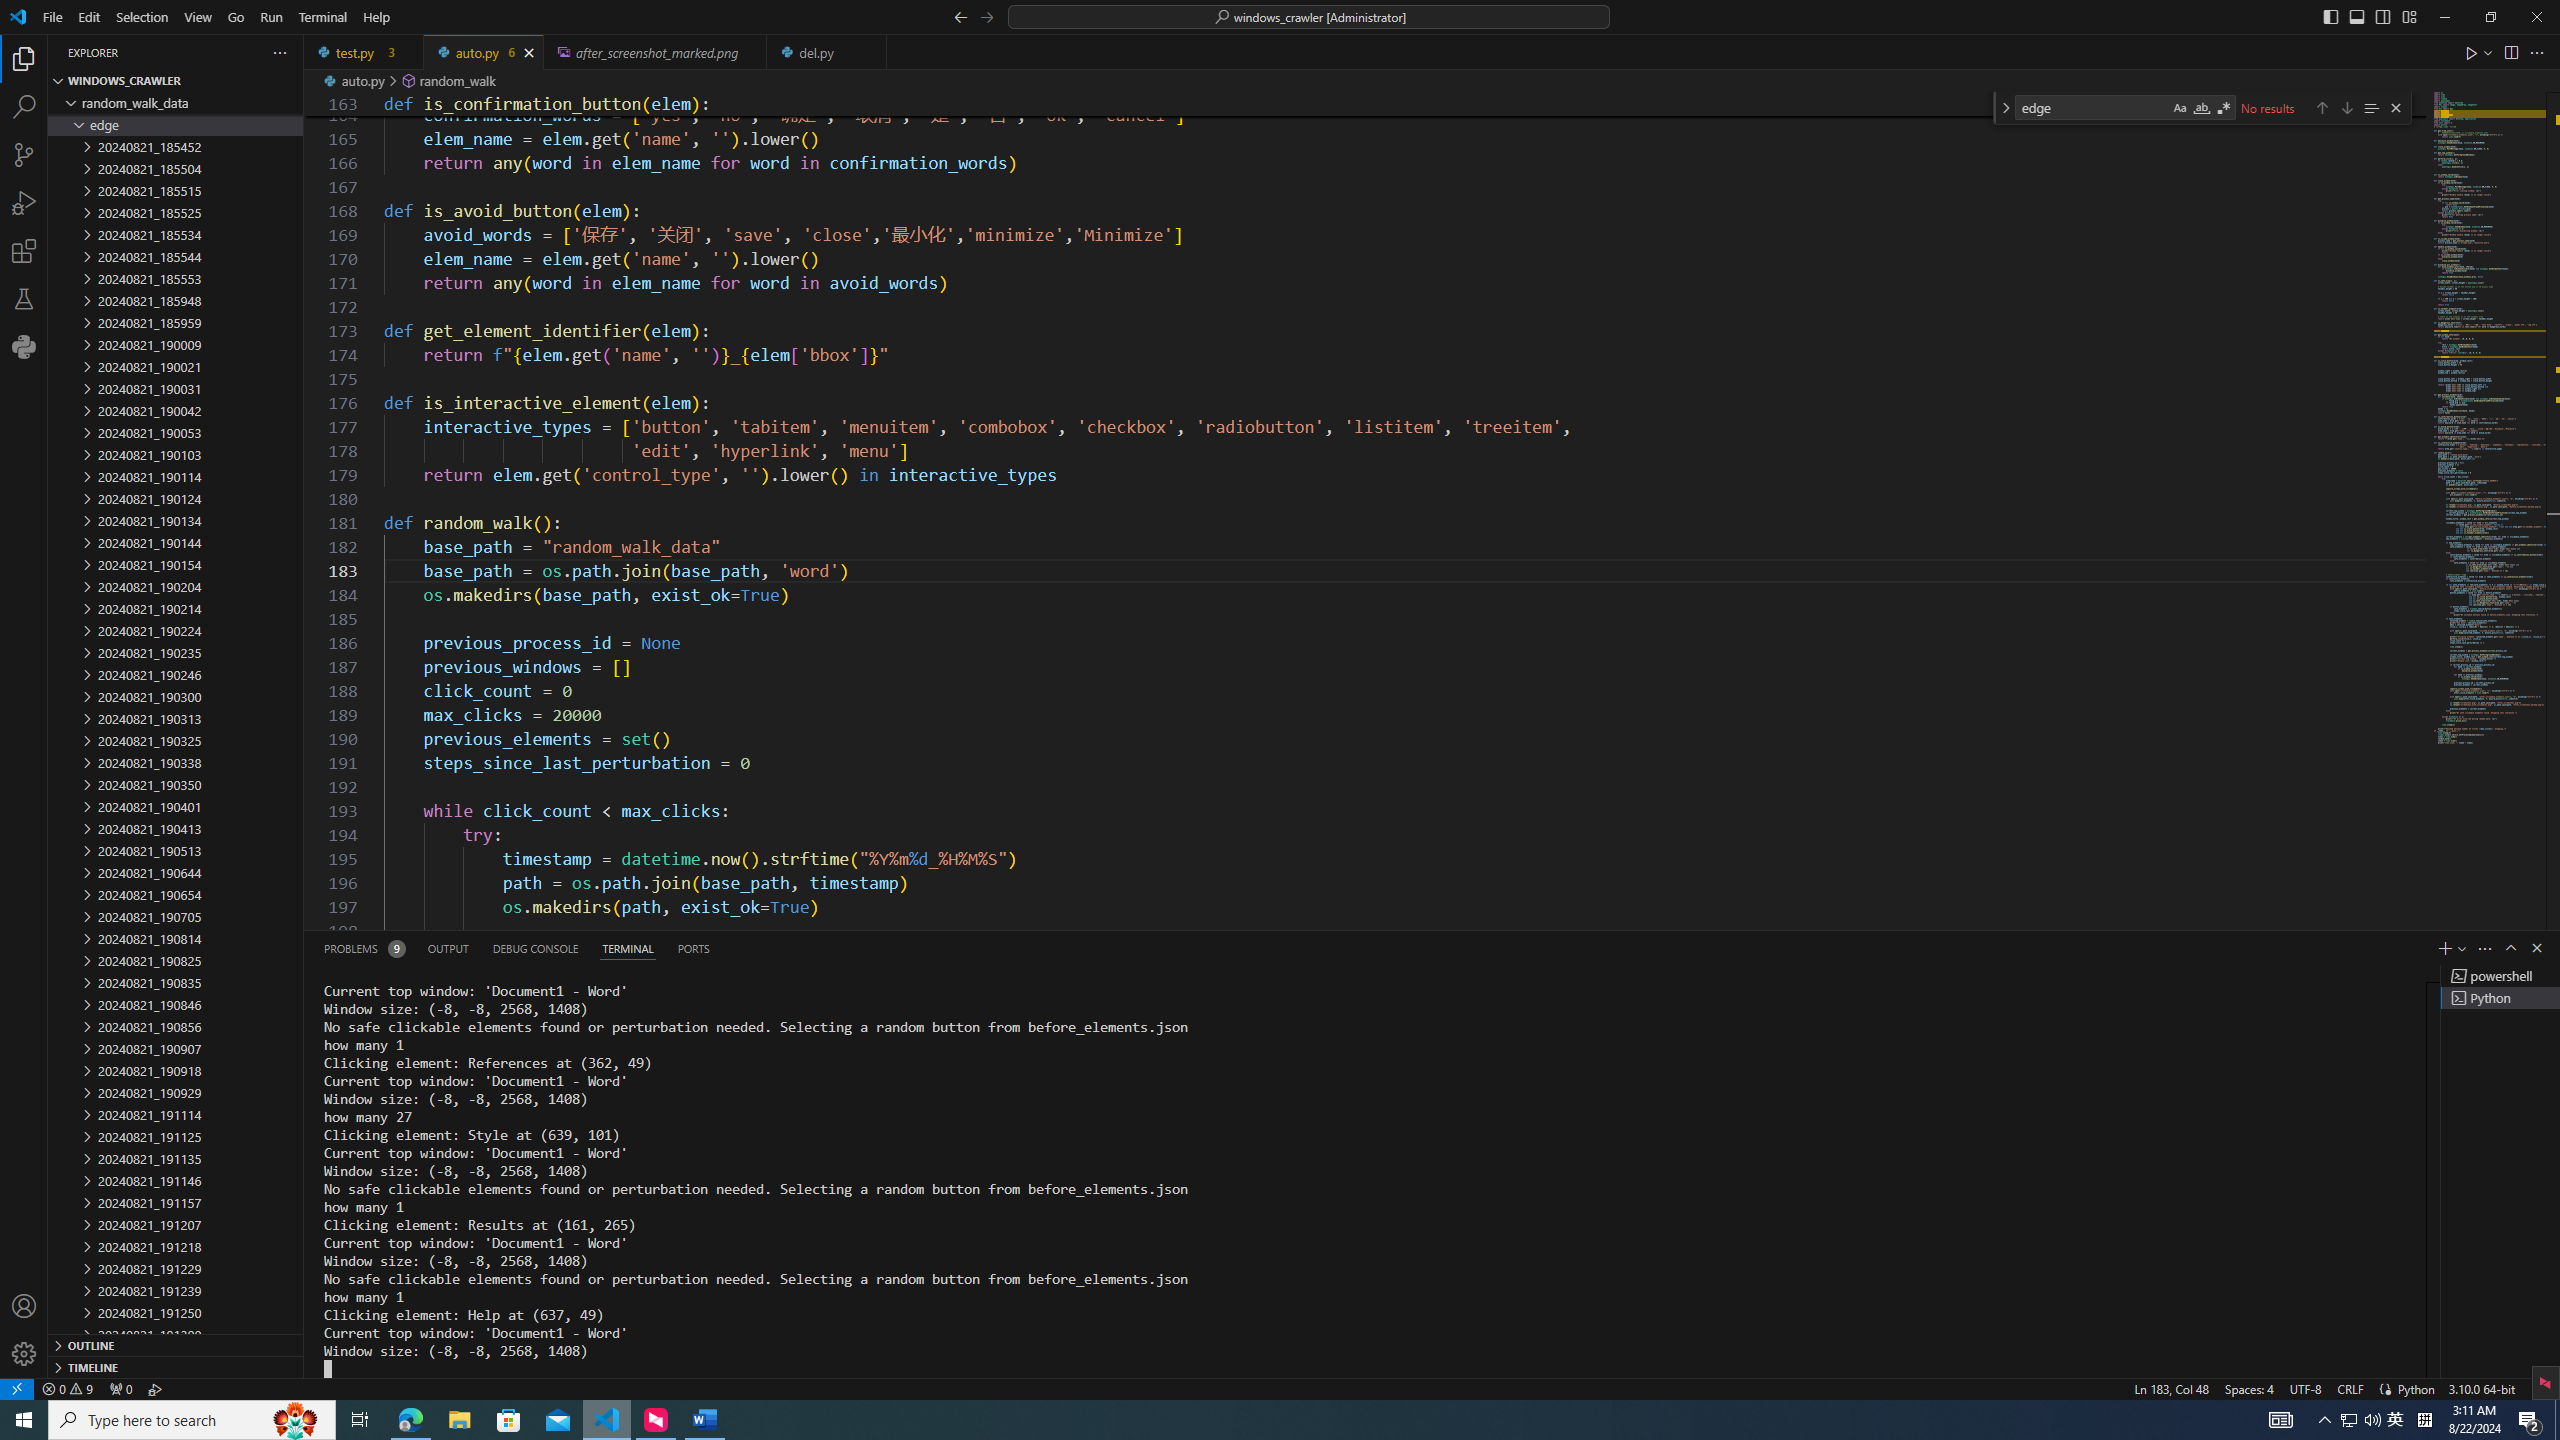 The image size is (2560, 1440). Describe the element at coordinates (16, 1387) in the screenshot. I see `'remote'` at that location.